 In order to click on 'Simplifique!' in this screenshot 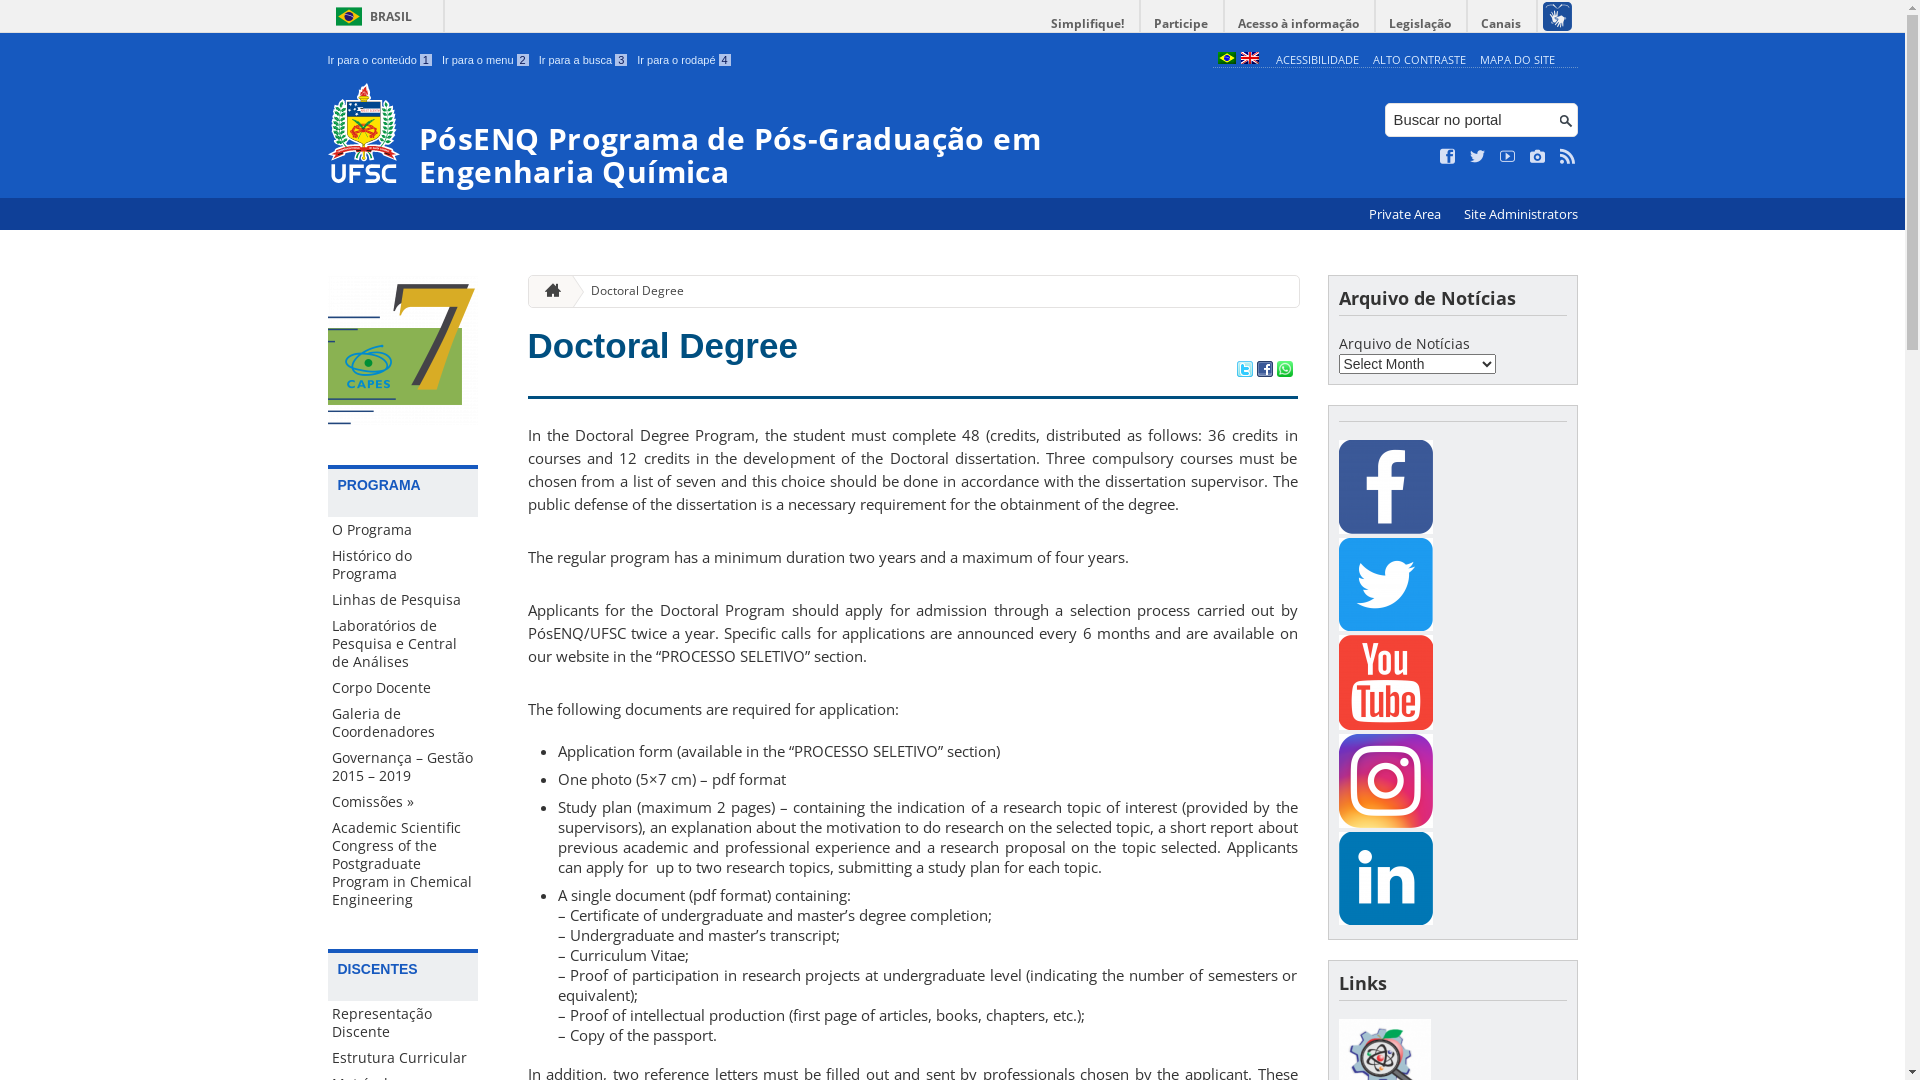, I will do `click(1087, 23)`.